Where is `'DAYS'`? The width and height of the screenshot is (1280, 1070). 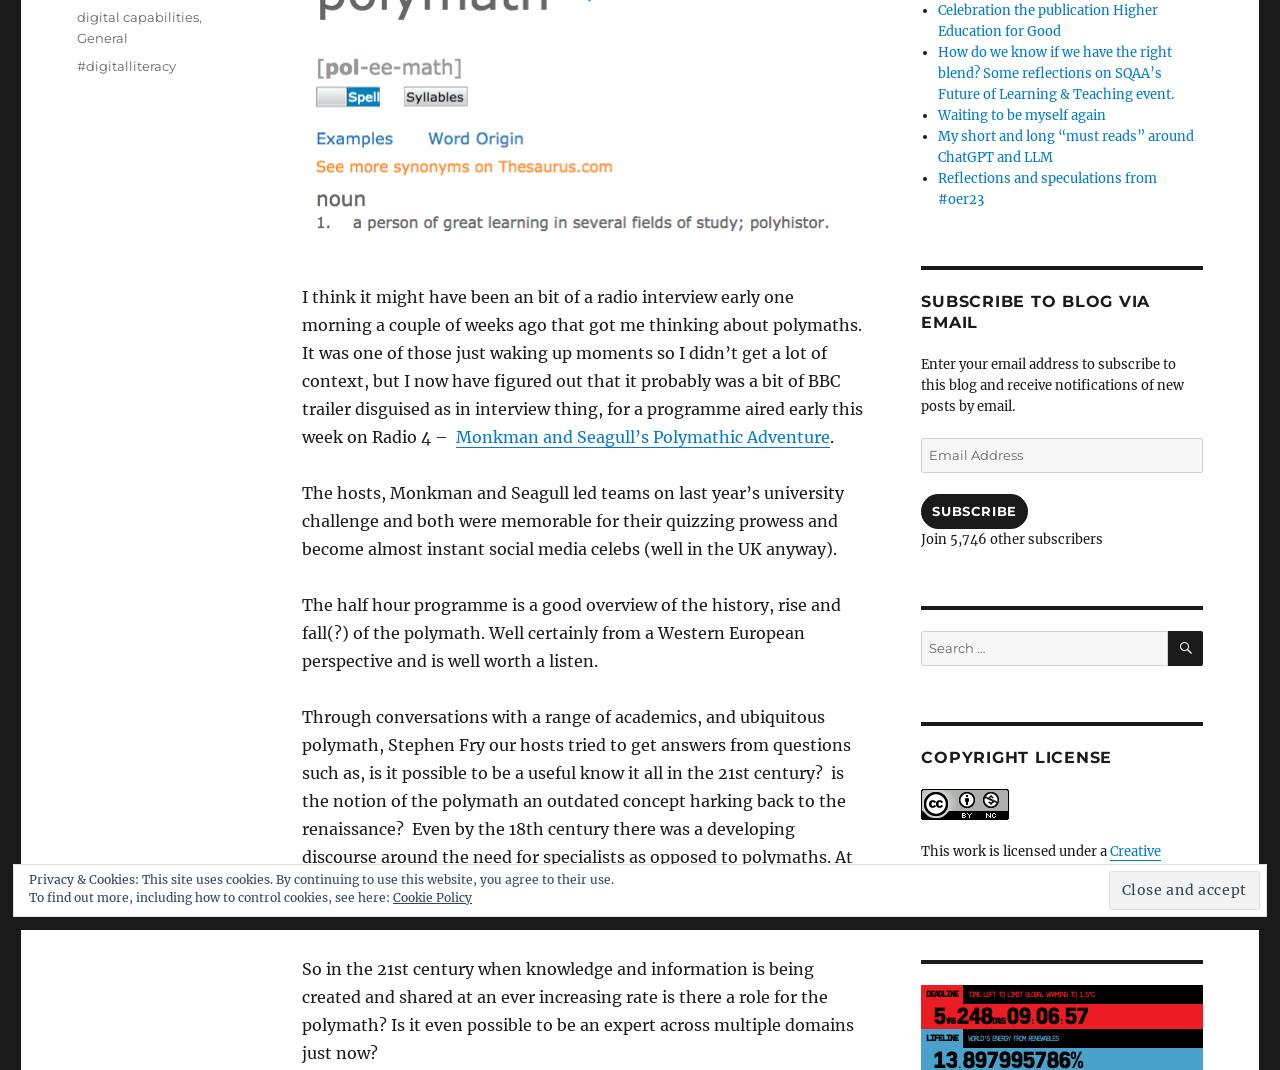
'DAYS' is located at coordinates (998, 1020).